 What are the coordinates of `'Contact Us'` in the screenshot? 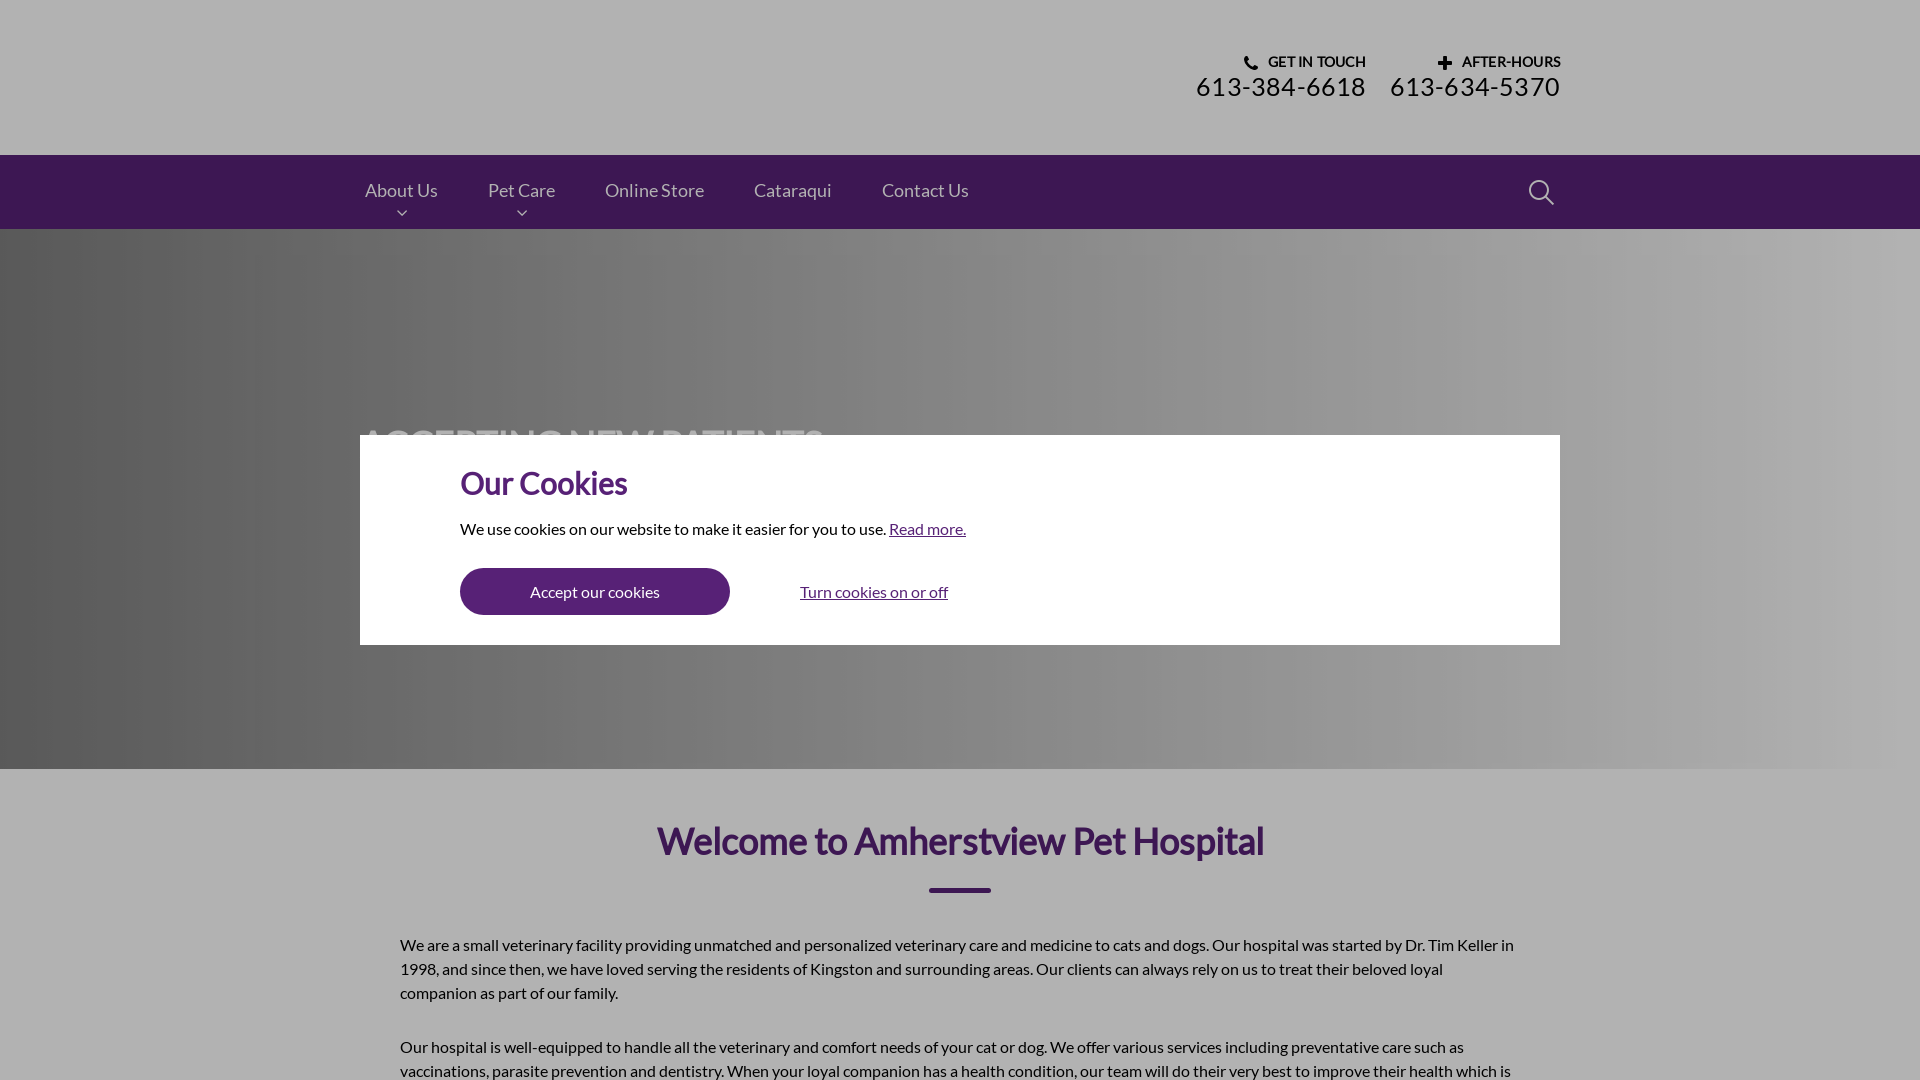 It's located at (924, 191).